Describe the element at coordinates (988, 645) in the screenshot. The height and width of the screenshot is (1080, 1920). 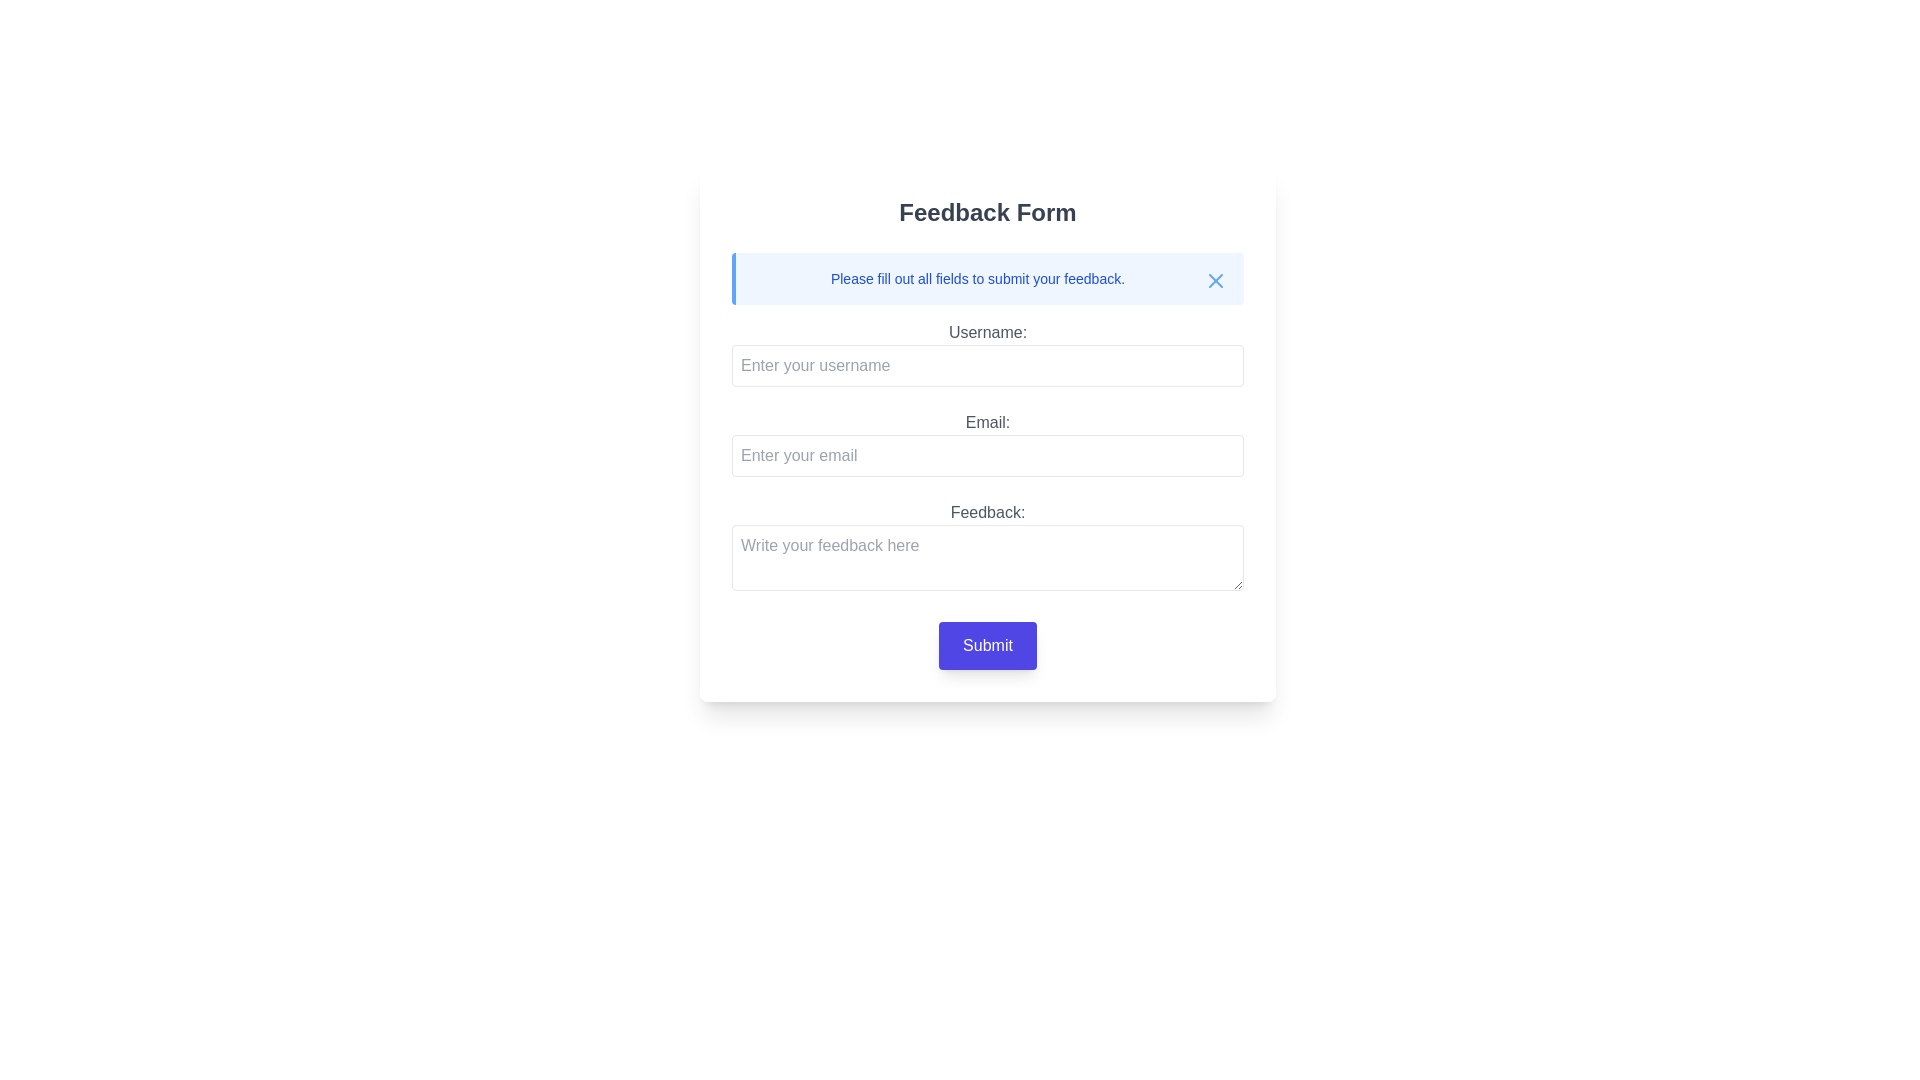
I see `the 'Submit' button located at the bottom of the form to observe the hover effect` at that location.